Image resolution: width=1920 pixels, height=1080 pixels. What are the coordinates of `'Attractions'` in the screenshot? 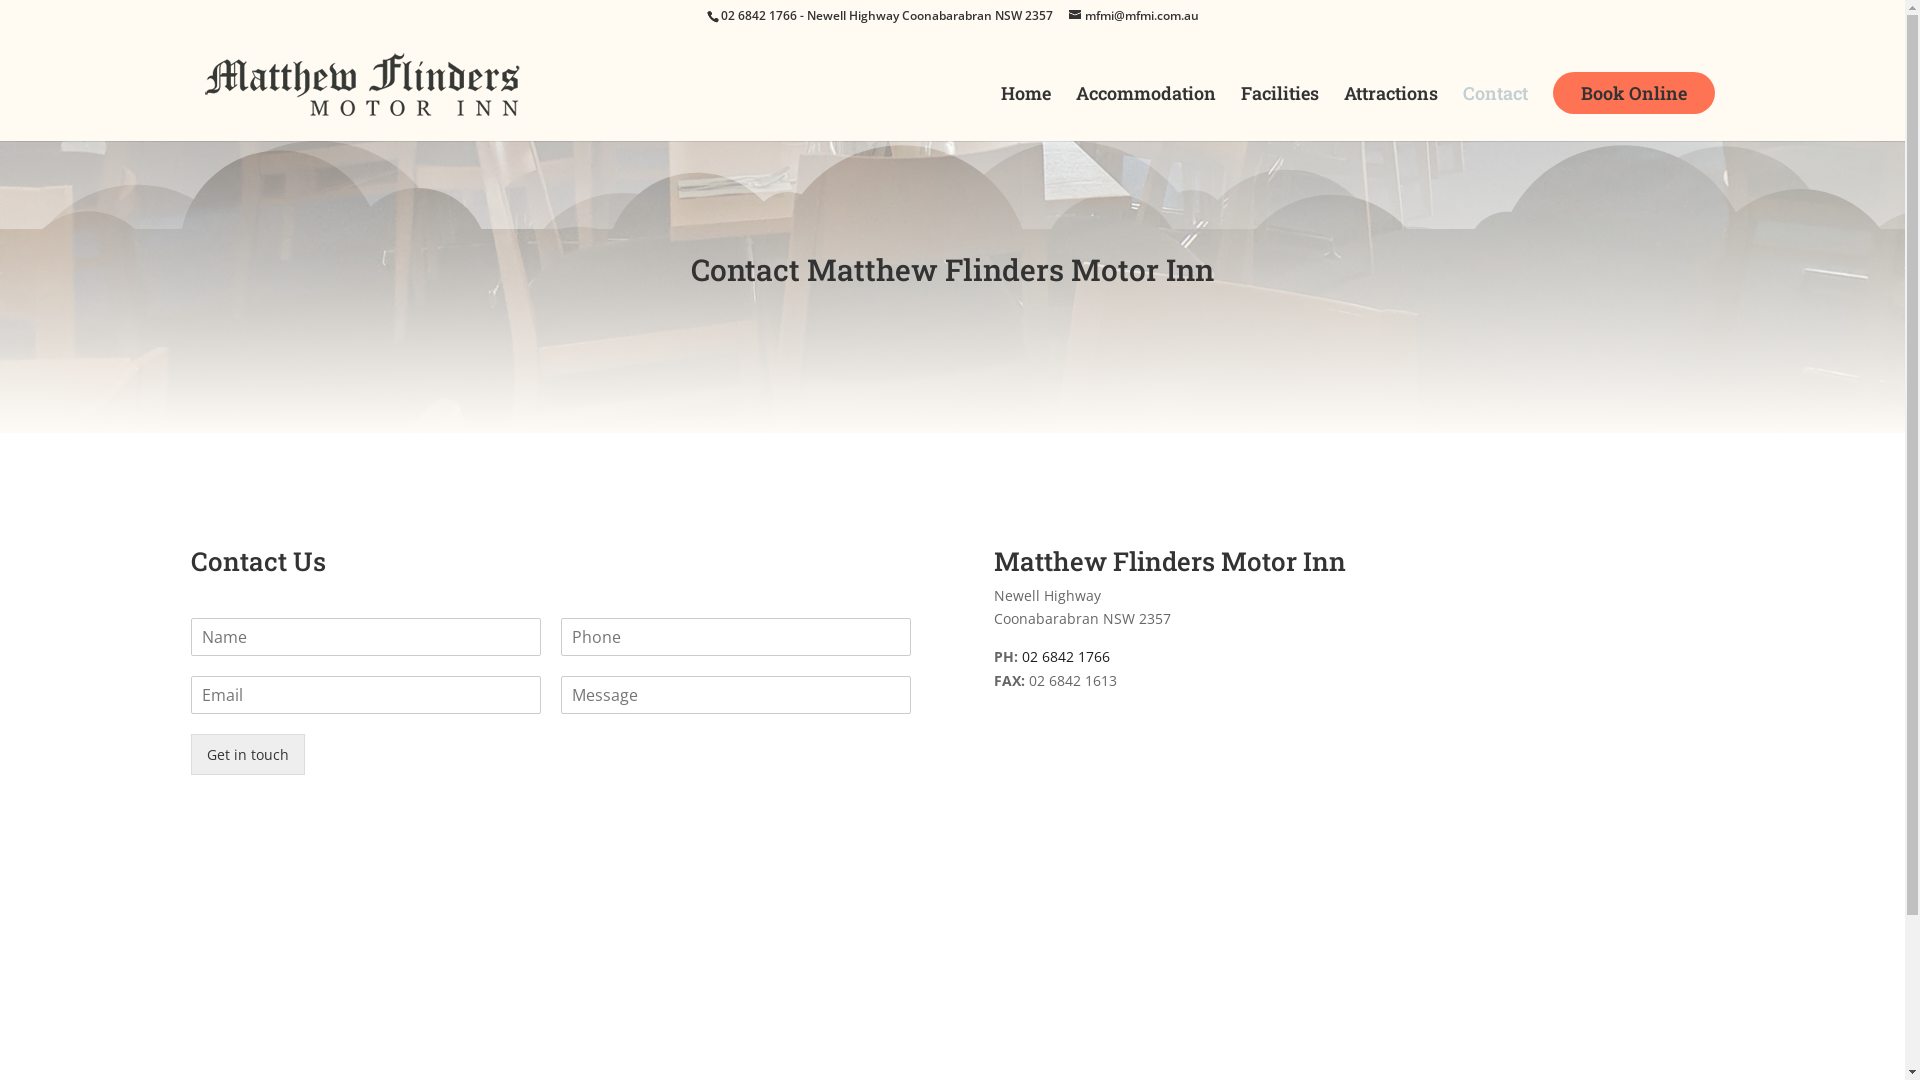 It's located at (1390, 113).